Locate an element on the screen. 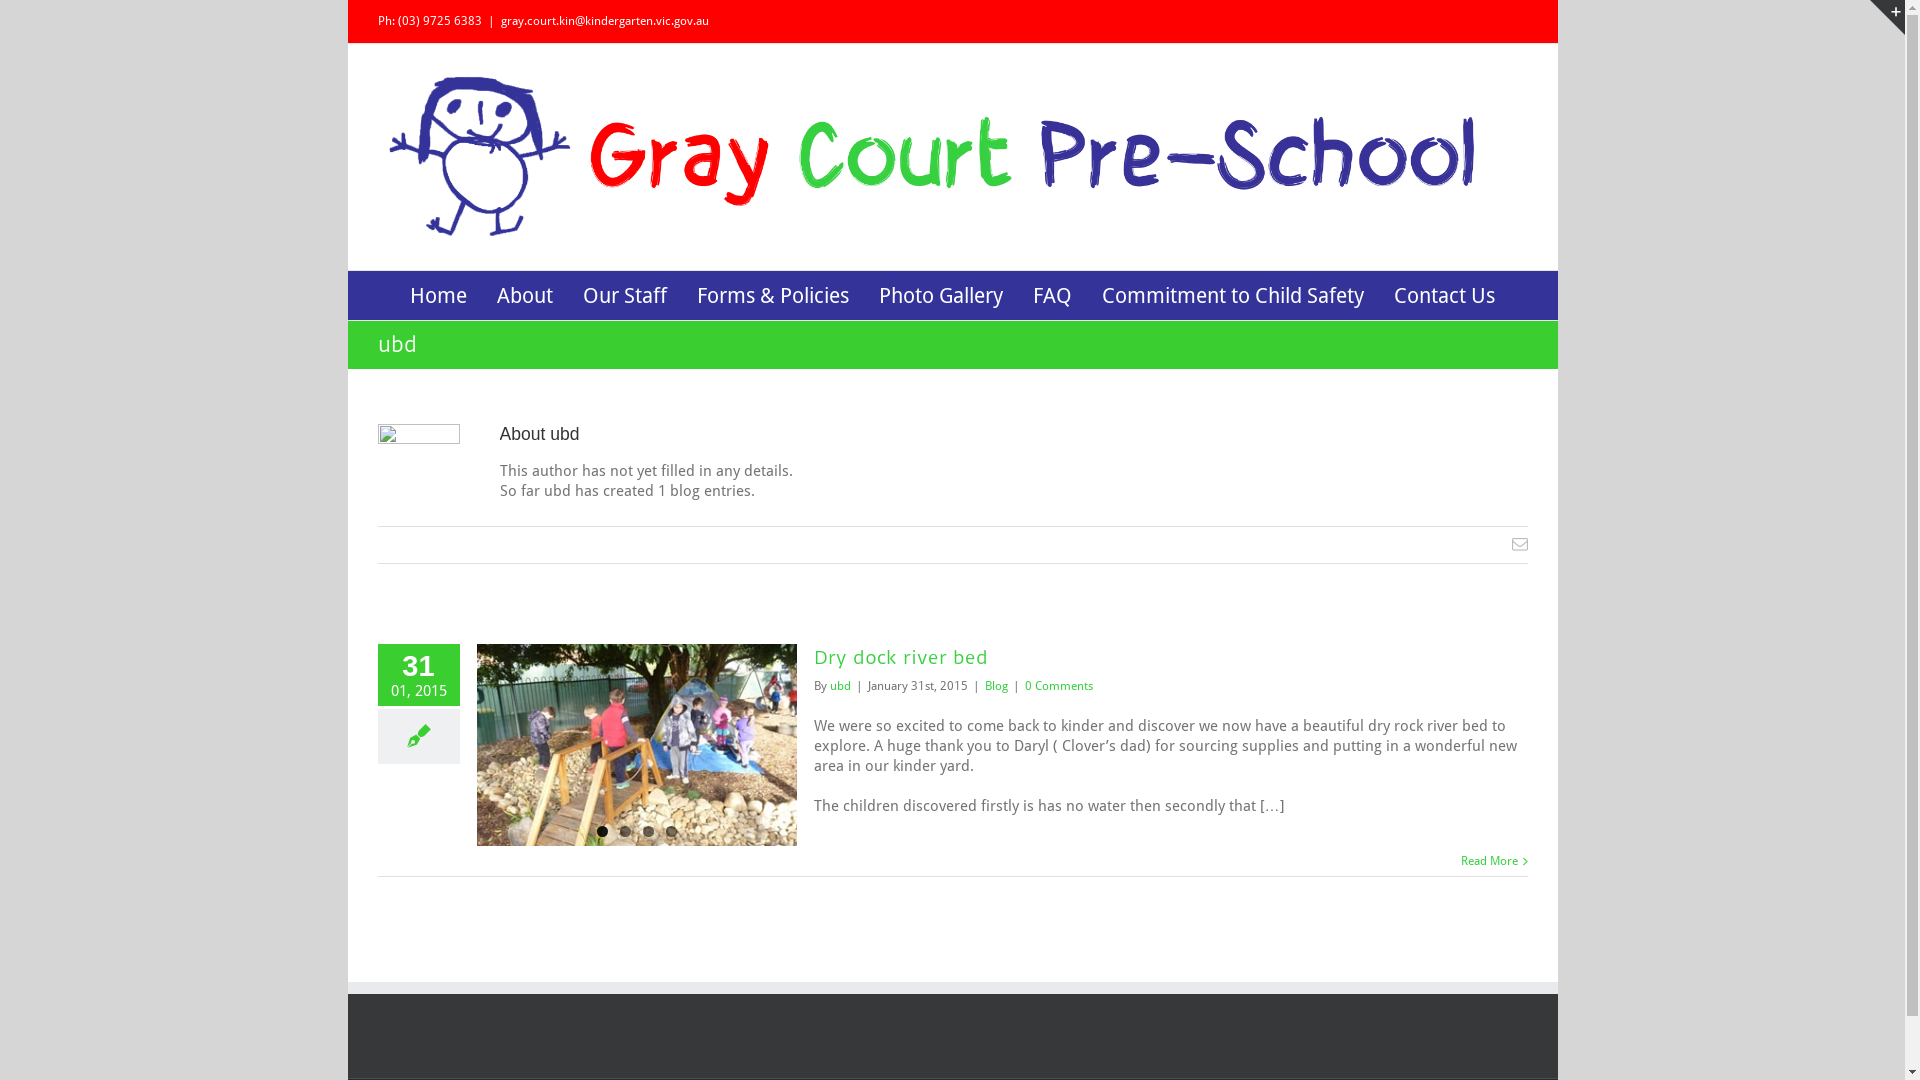  'gray.court.kin@kindergarten.vic.gov.au' is located at coordinates (499, 20).